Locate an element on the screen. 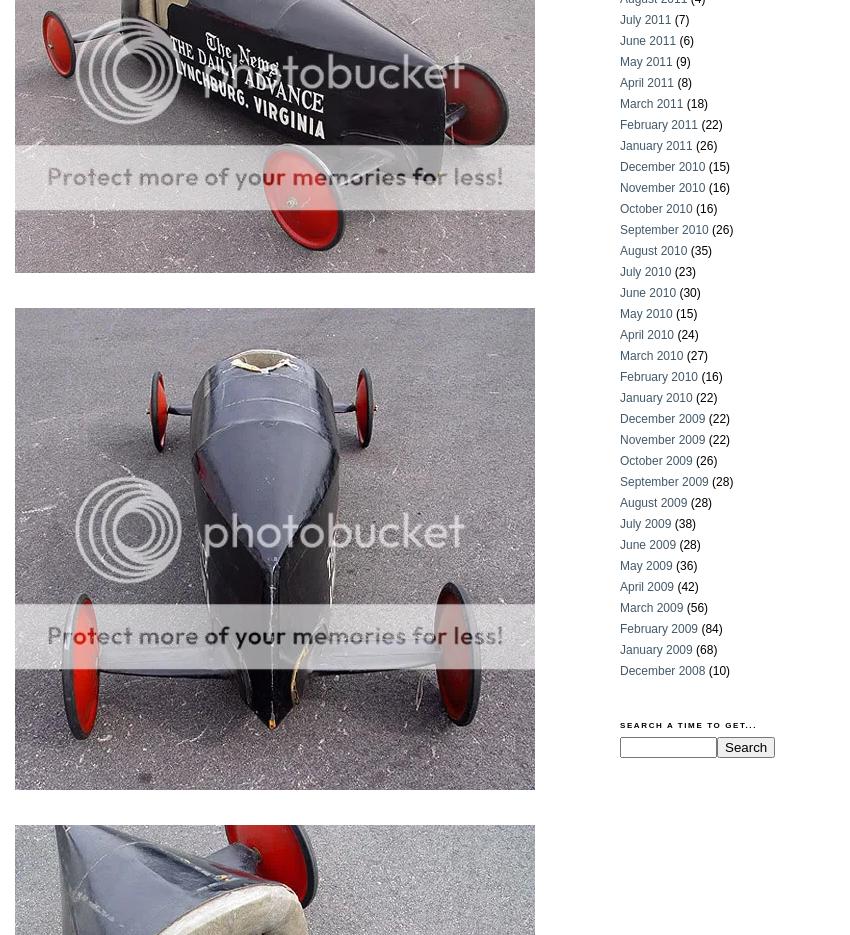 This screenshot has width=850, height=935. 'July 2011' is located at coordinates (618, 19).